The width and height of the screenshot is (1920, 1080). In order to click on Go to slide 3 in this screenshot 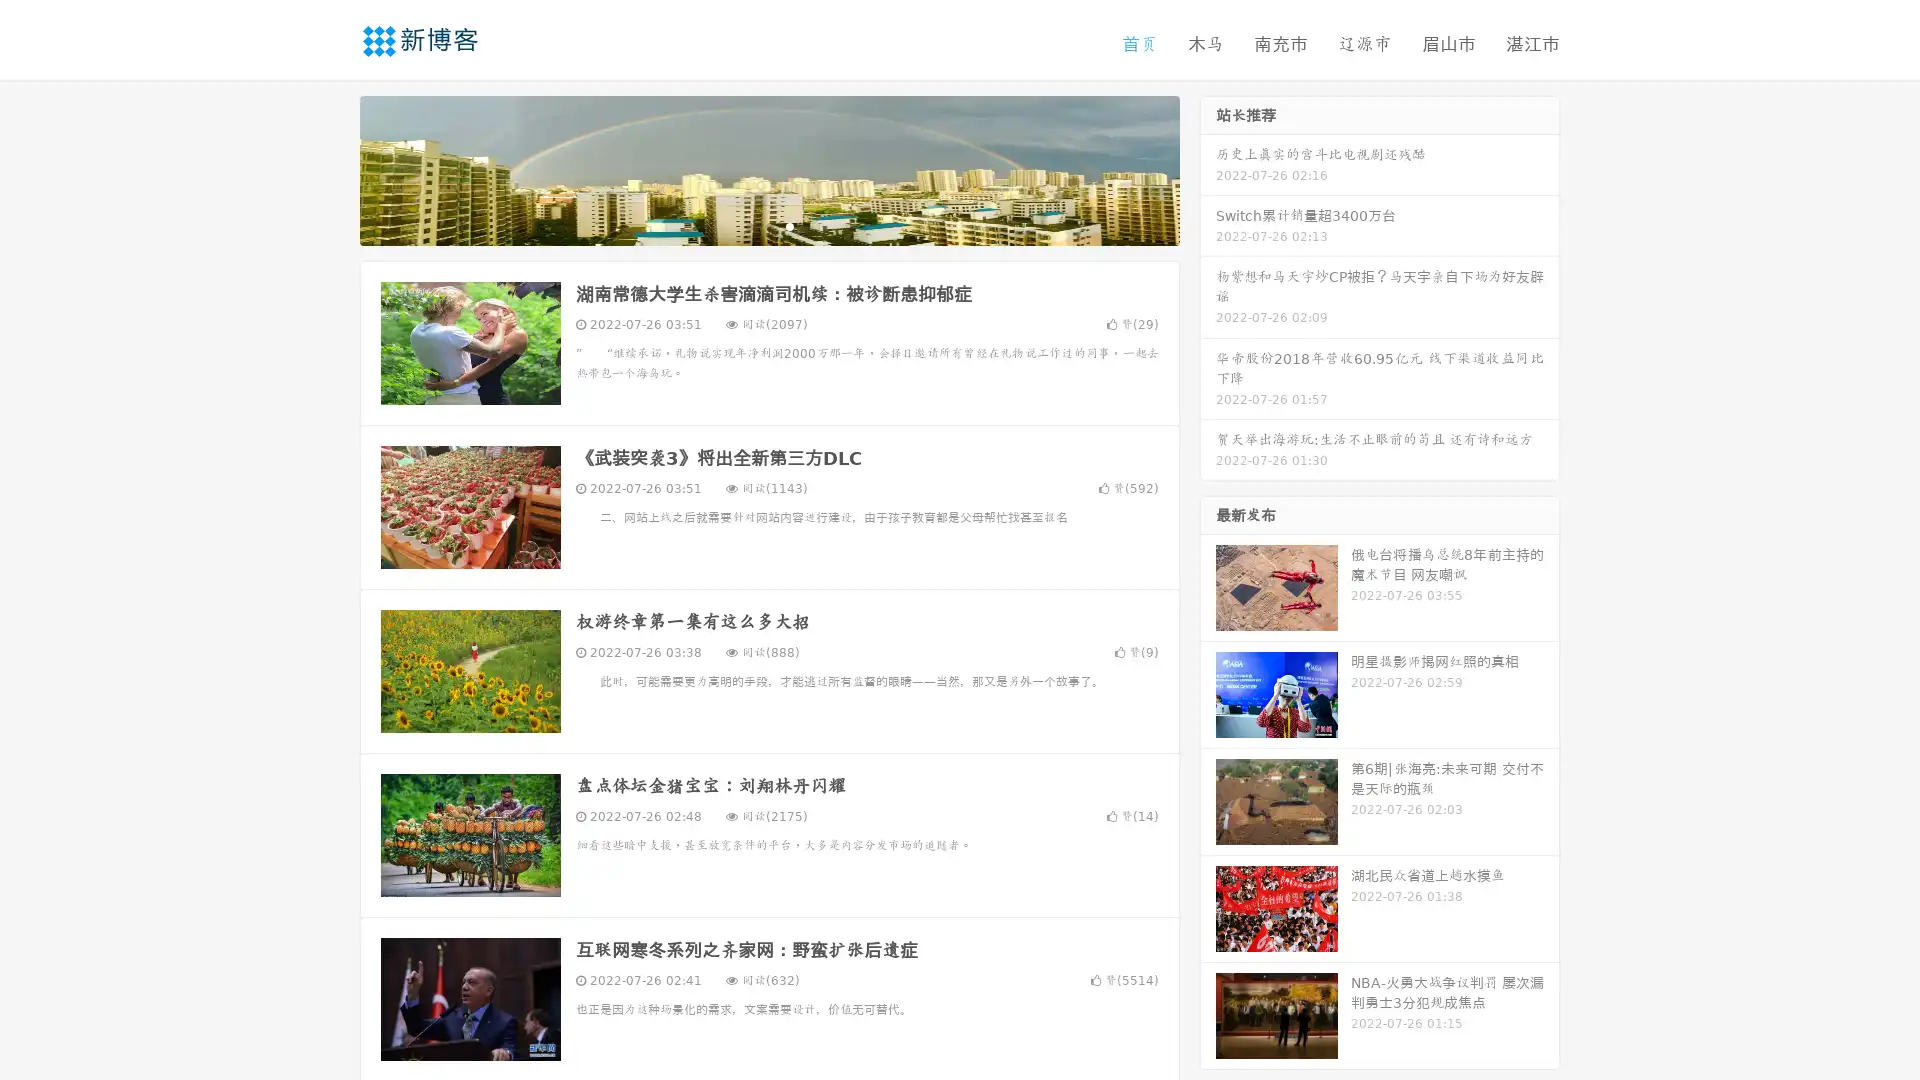, I will do `click(789, 225)`.